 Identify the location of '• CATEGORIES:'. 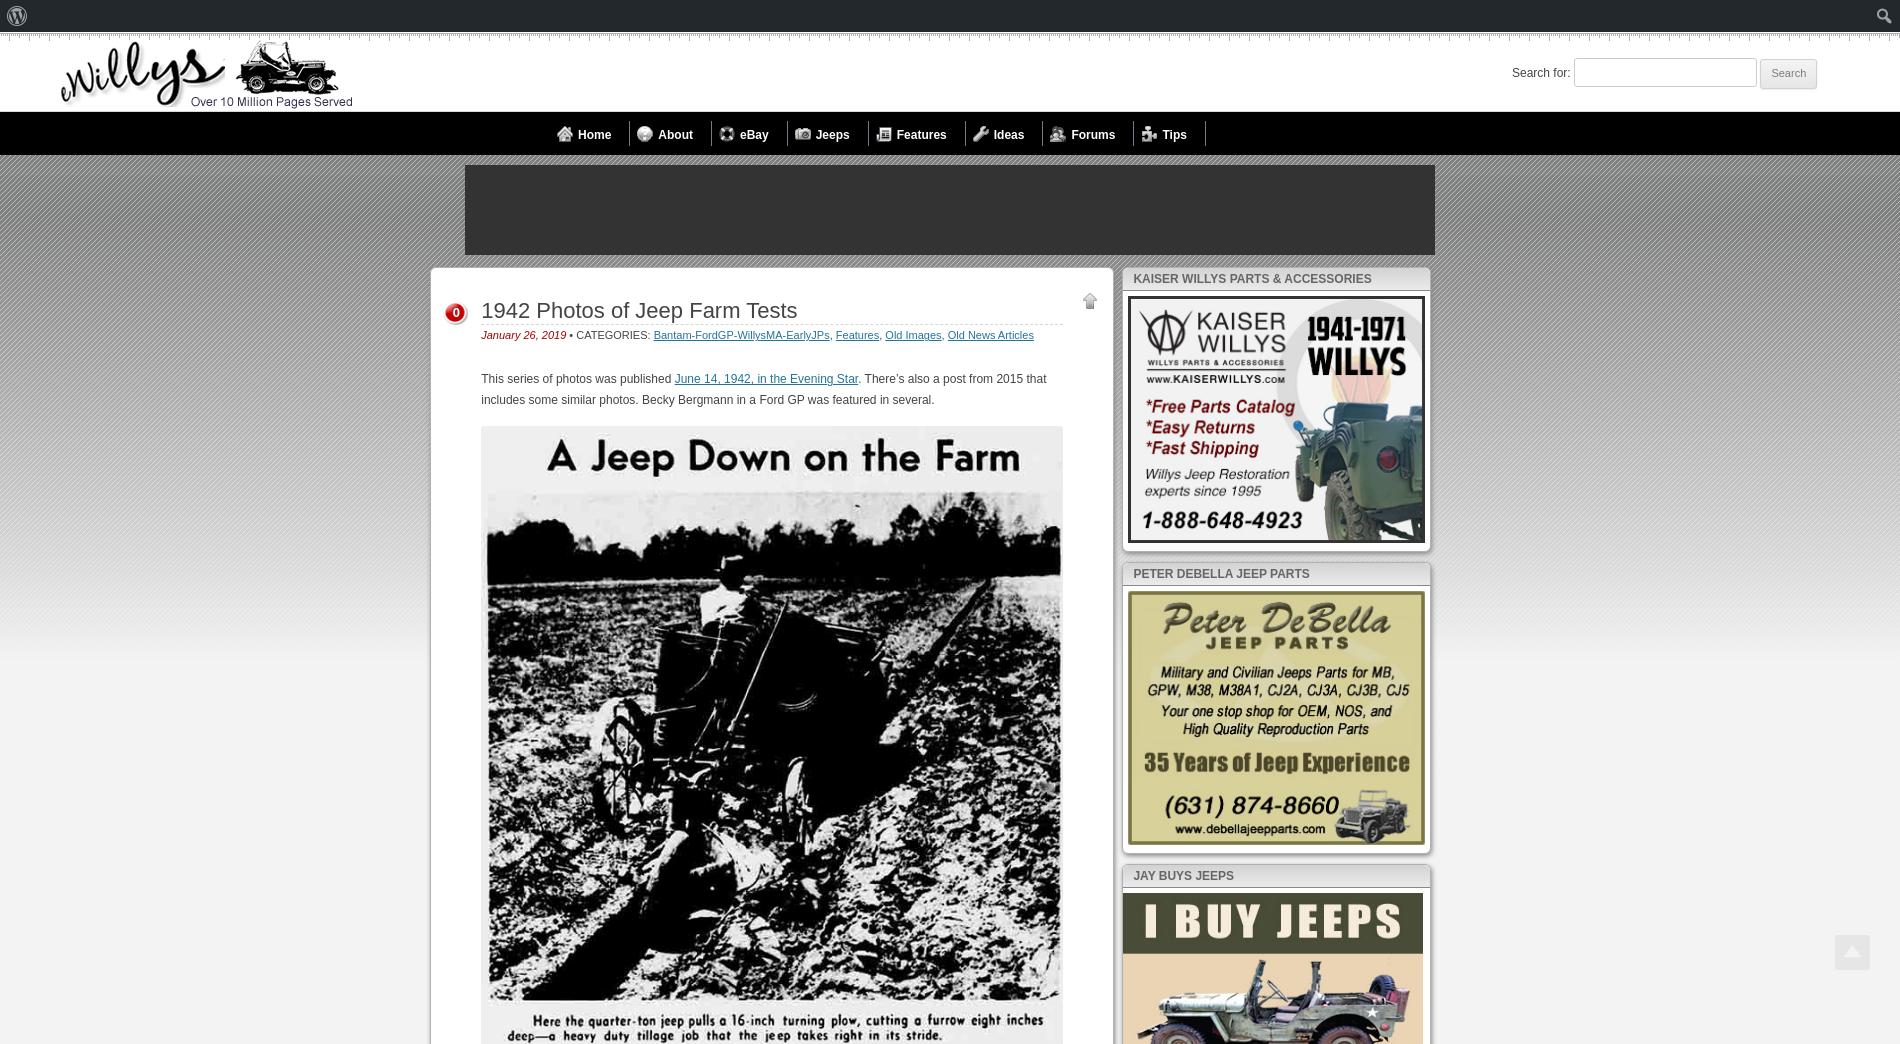
(566, 335).